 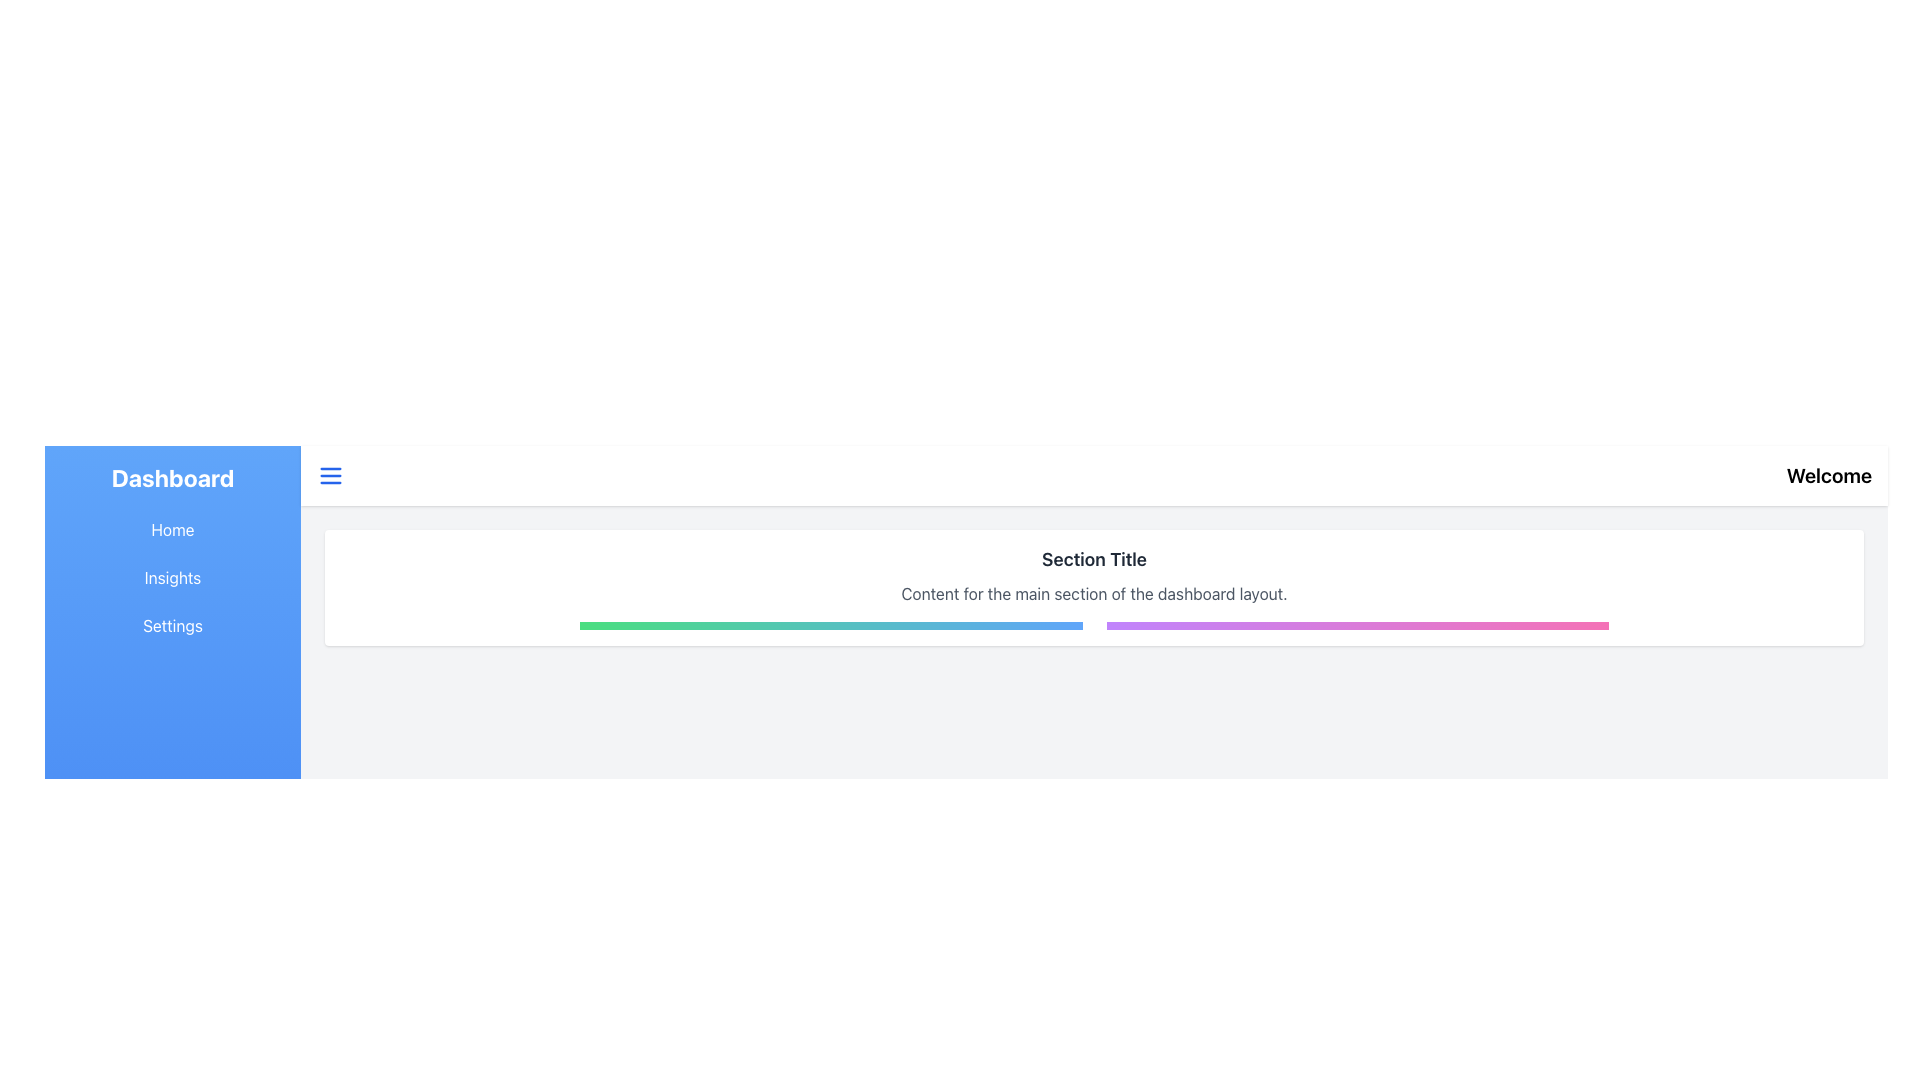 What do you see at coordinates (331, 475) in the screenshot?
I see `the blue menu icon button with three horizontal lines located at the top left corner of the page` at bounding box center [331, 475].